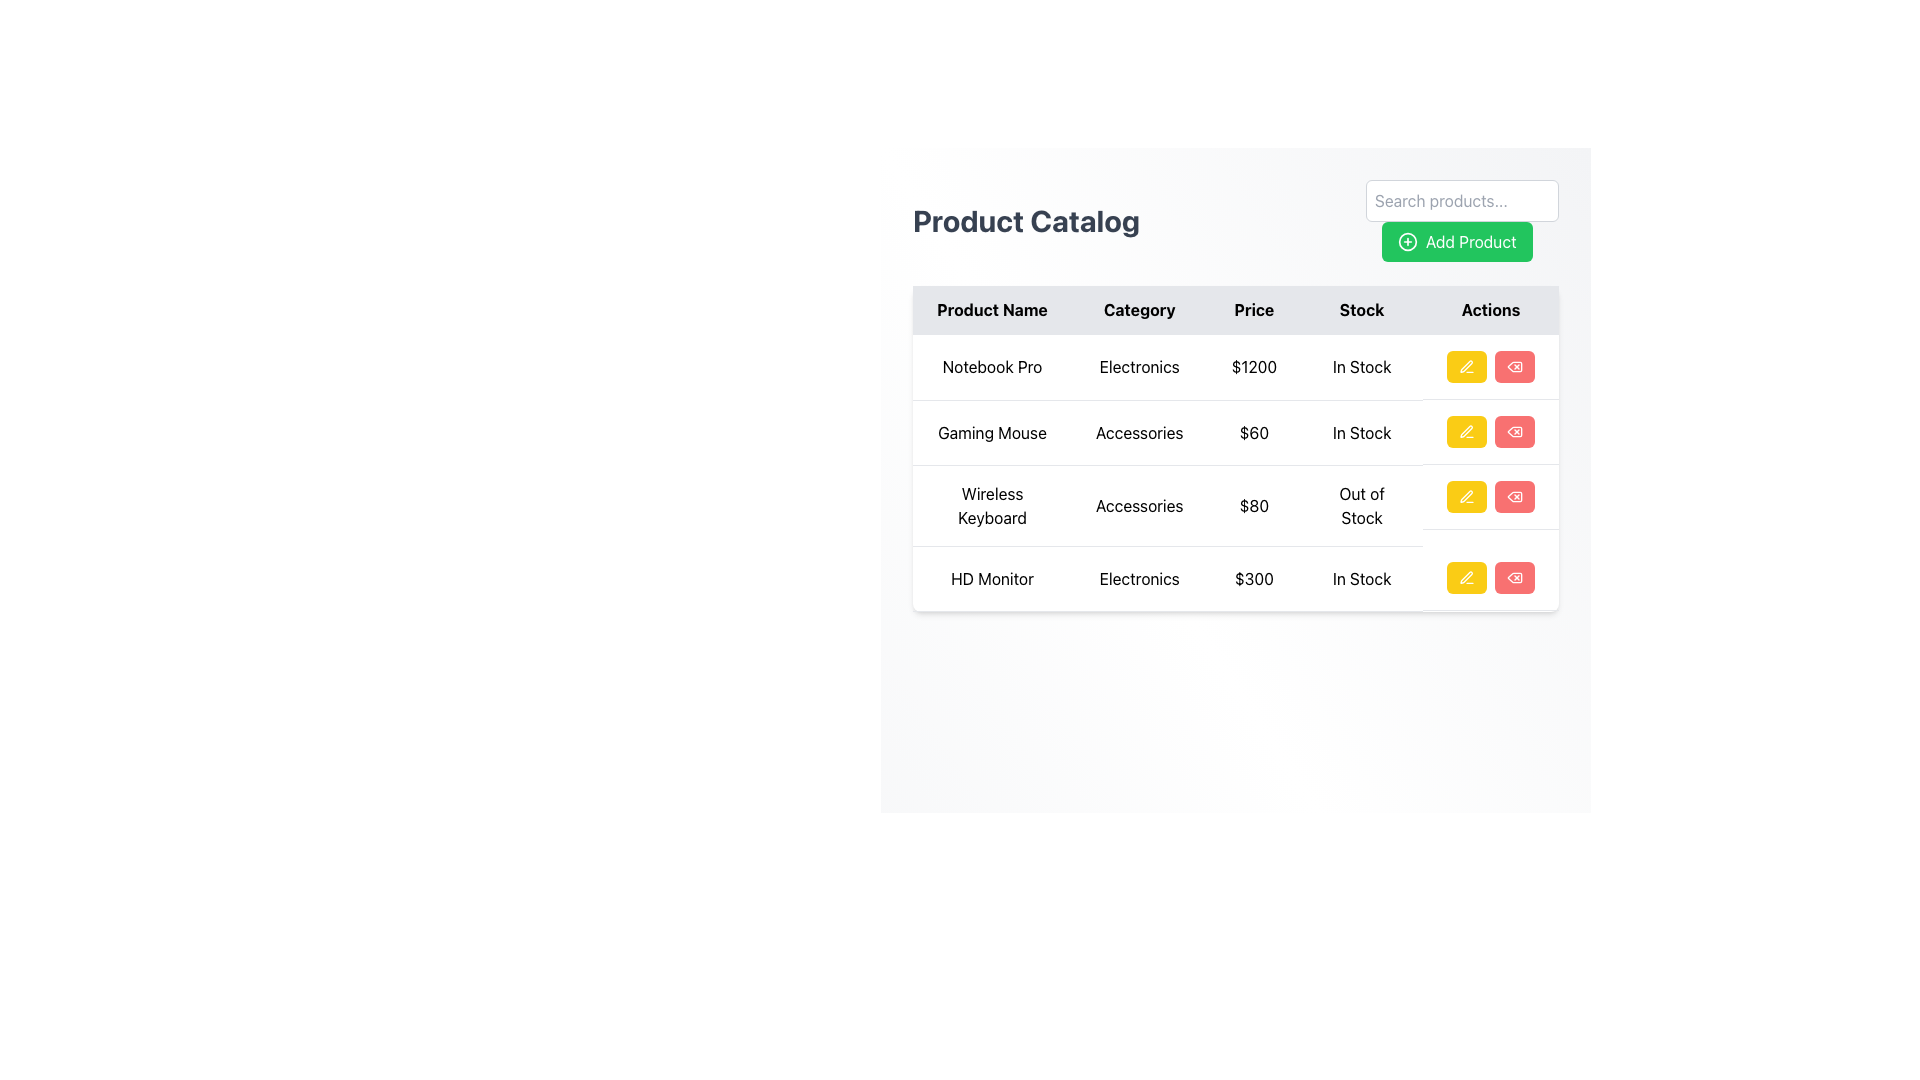 The image size is (1920, 1080). I want to click on the edit Icon button located on the right side of the 'Wireless Keyboard' product entry in the Actions column of the table, so click(1467, 366).